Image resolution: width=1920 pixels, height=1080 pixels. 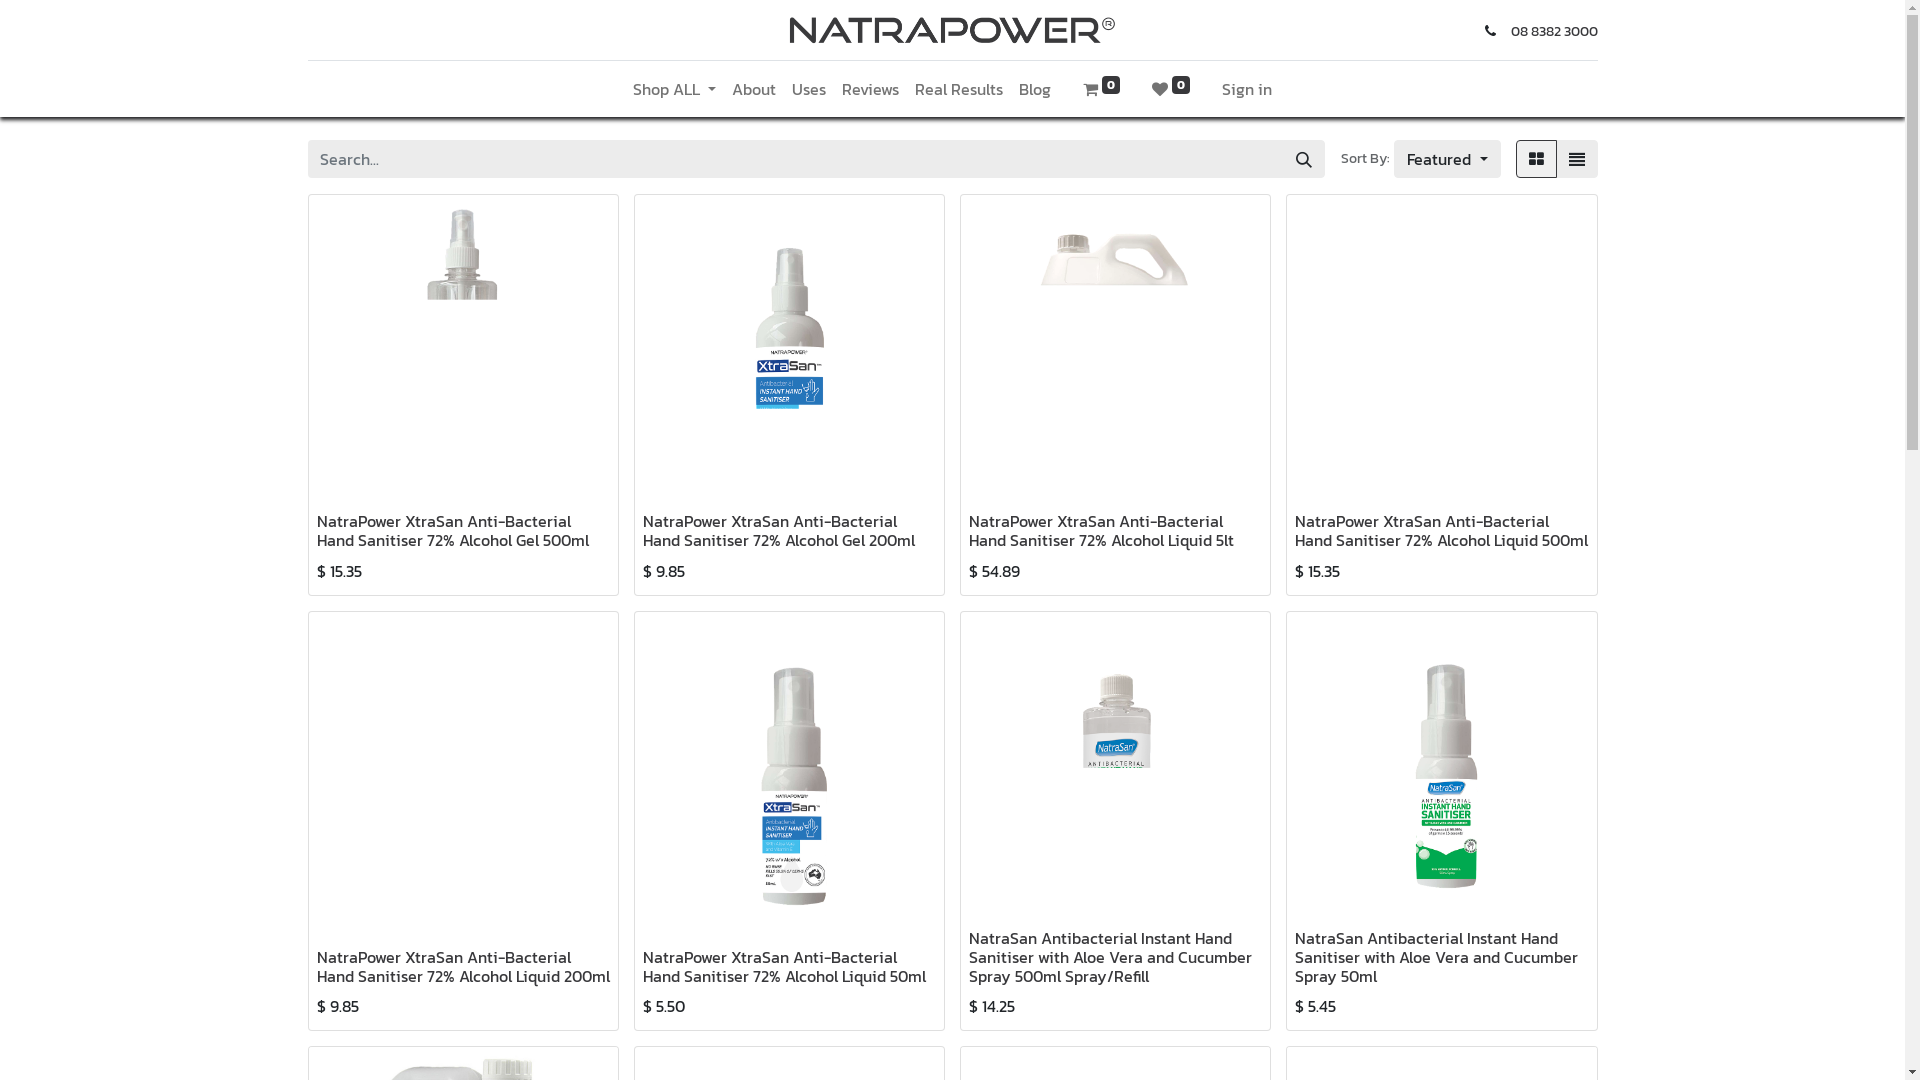 What do you see at coordinates (958, 87) in the screenshot?
I see `'Real Results'` at bounding box center [958, 87].